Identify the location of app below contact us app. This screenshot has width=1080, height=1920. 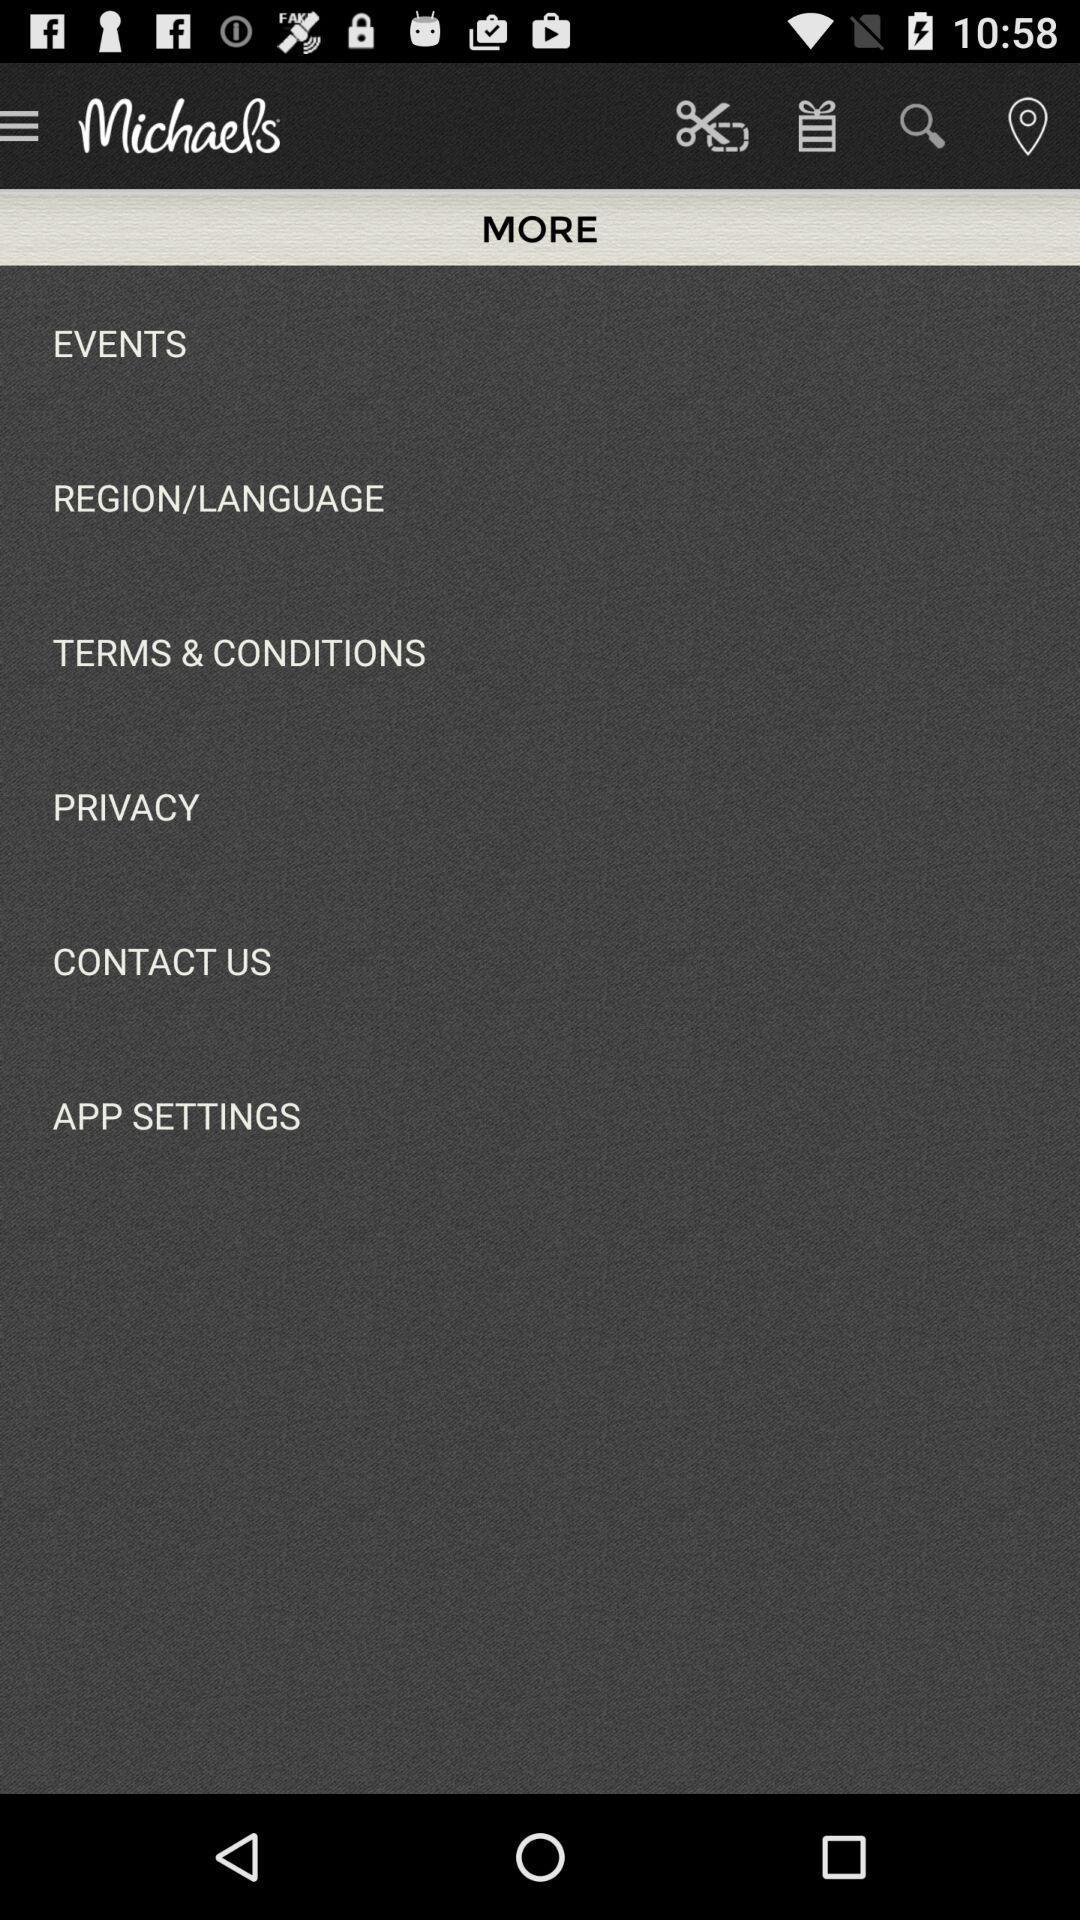
(175, 1114).